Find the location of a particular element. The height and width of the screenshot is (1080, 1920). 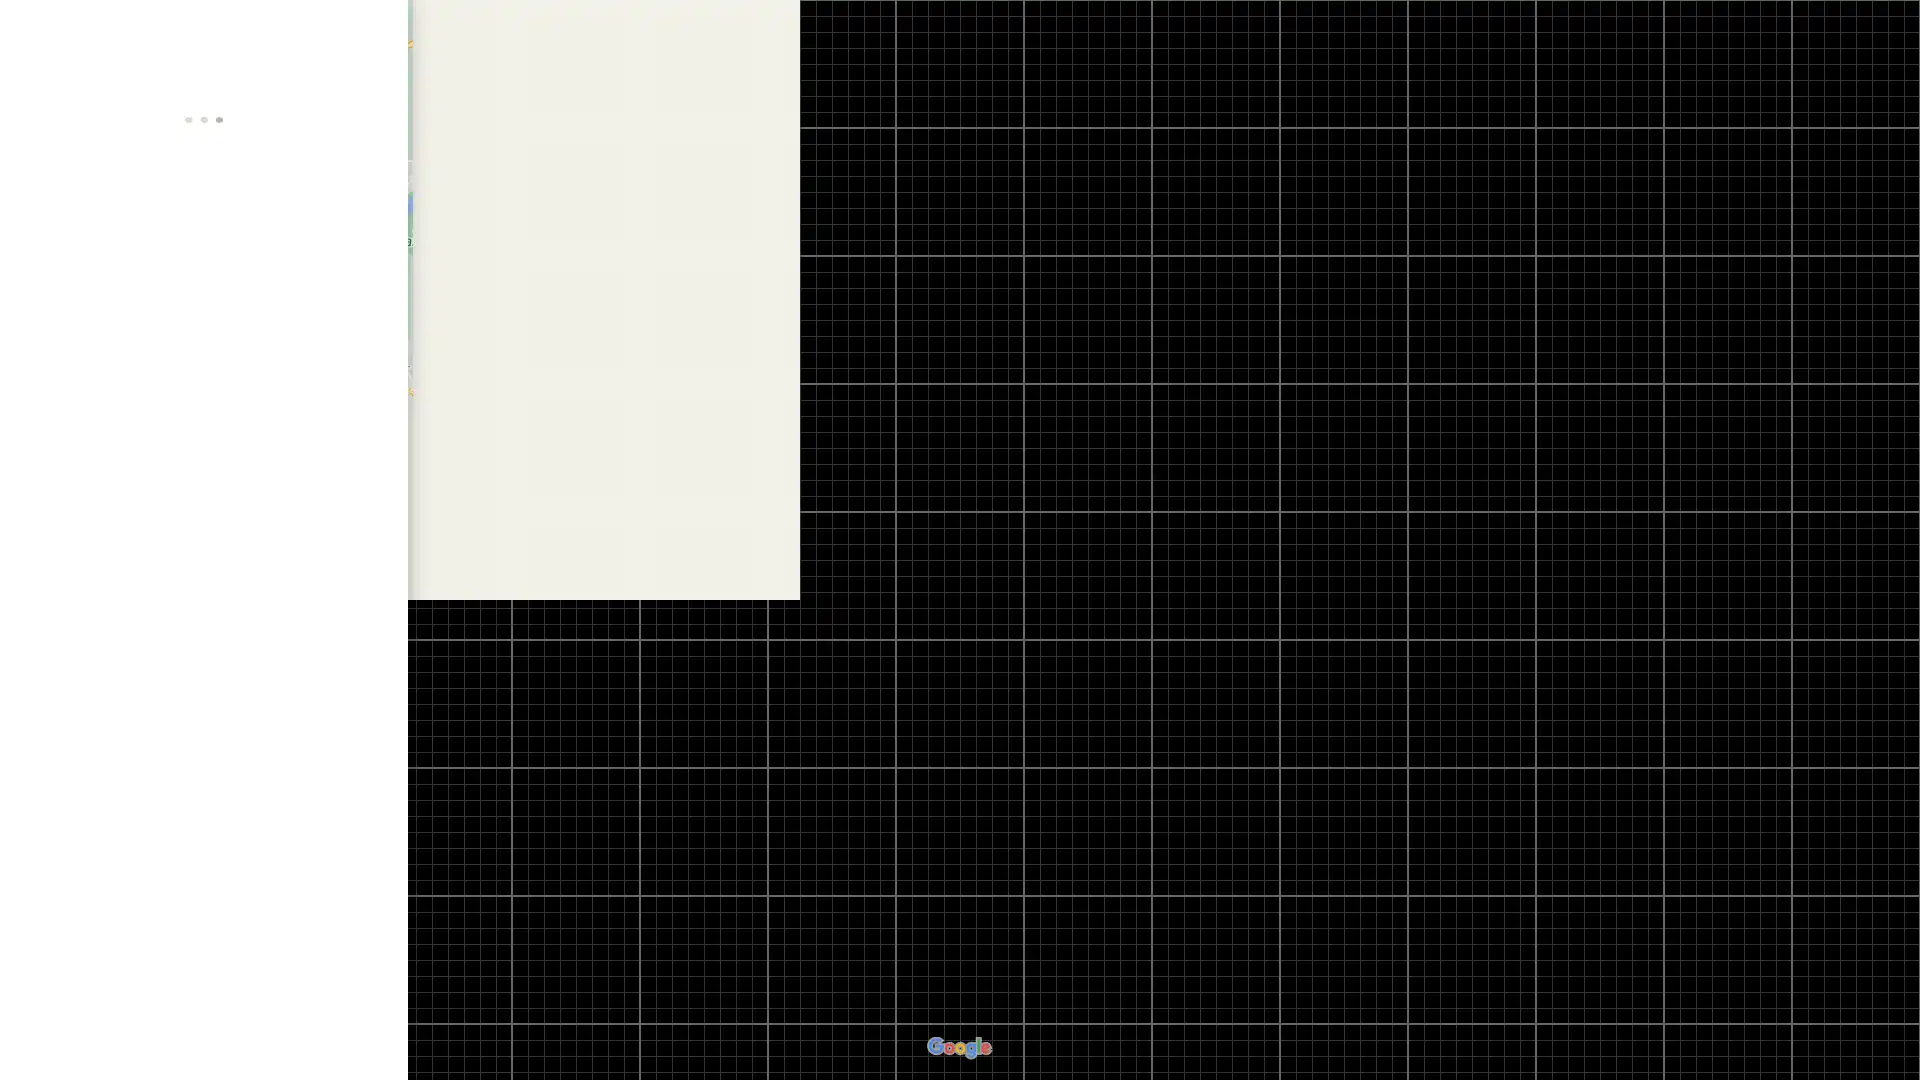

All is located at coordinates (80, 978).